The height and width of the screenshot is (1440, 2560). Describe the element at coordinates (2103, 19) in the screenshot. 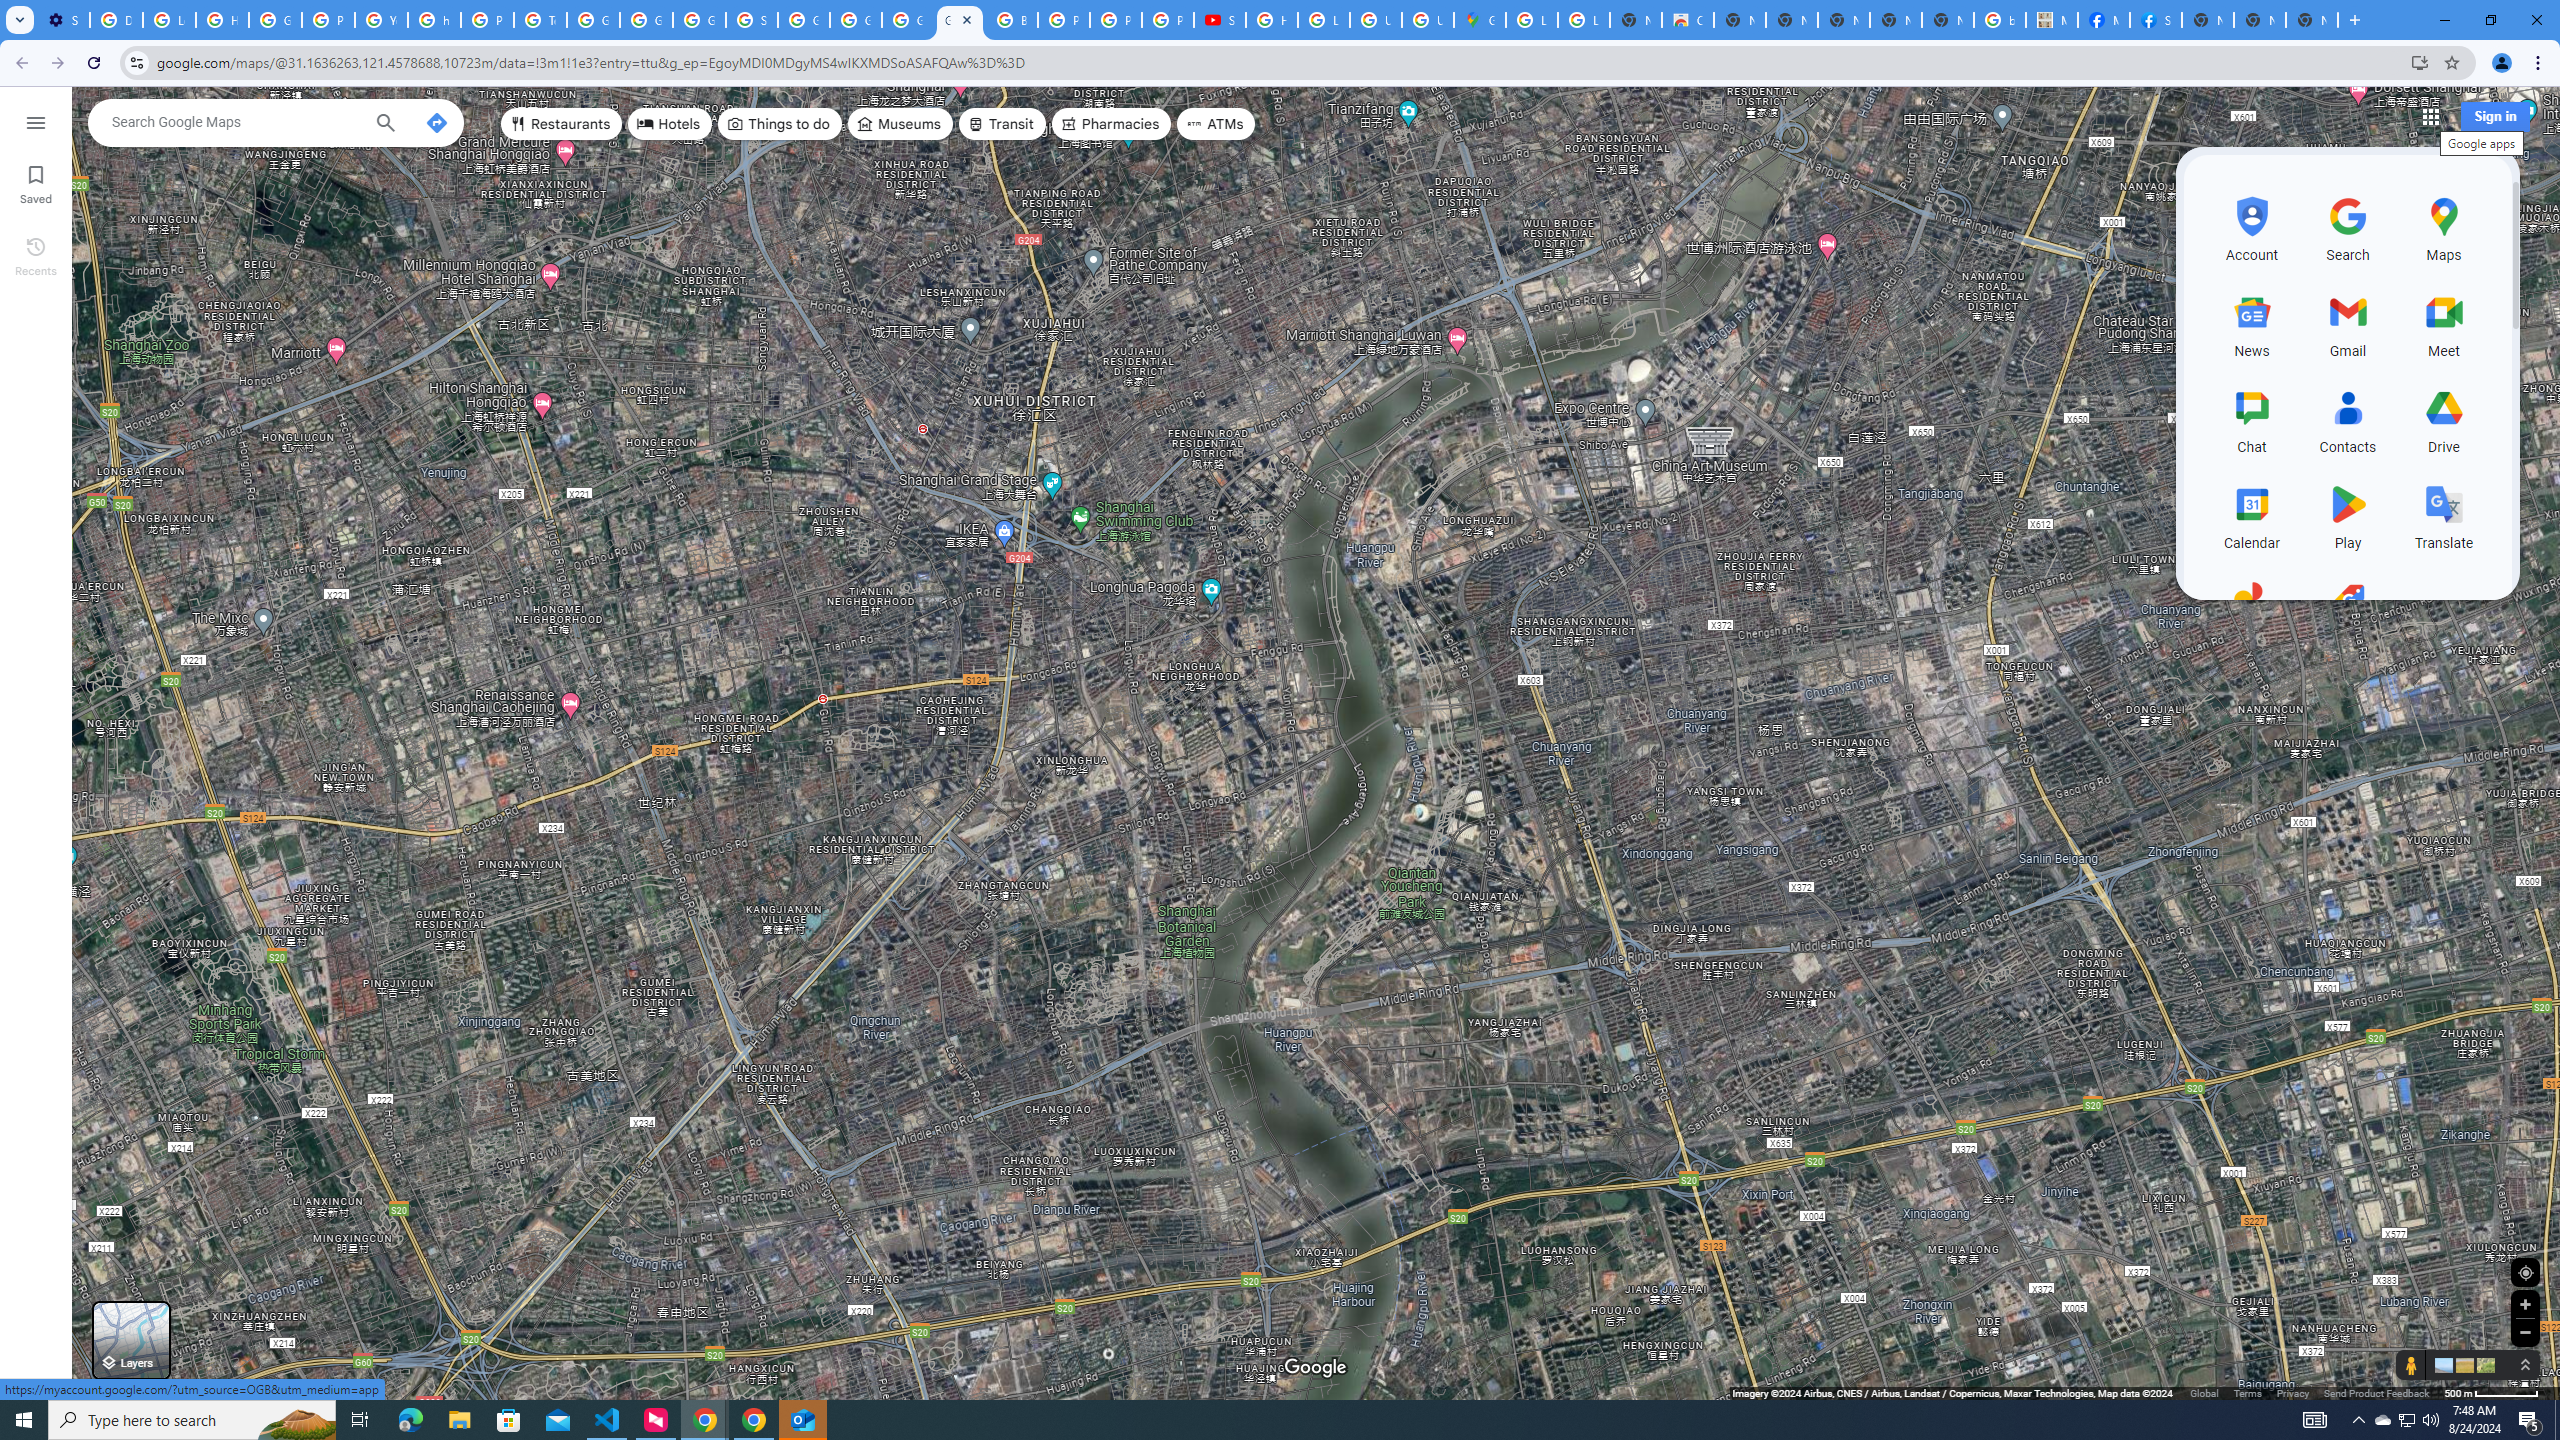

I see `'Miley Cyrus | Facebook'` at that location.